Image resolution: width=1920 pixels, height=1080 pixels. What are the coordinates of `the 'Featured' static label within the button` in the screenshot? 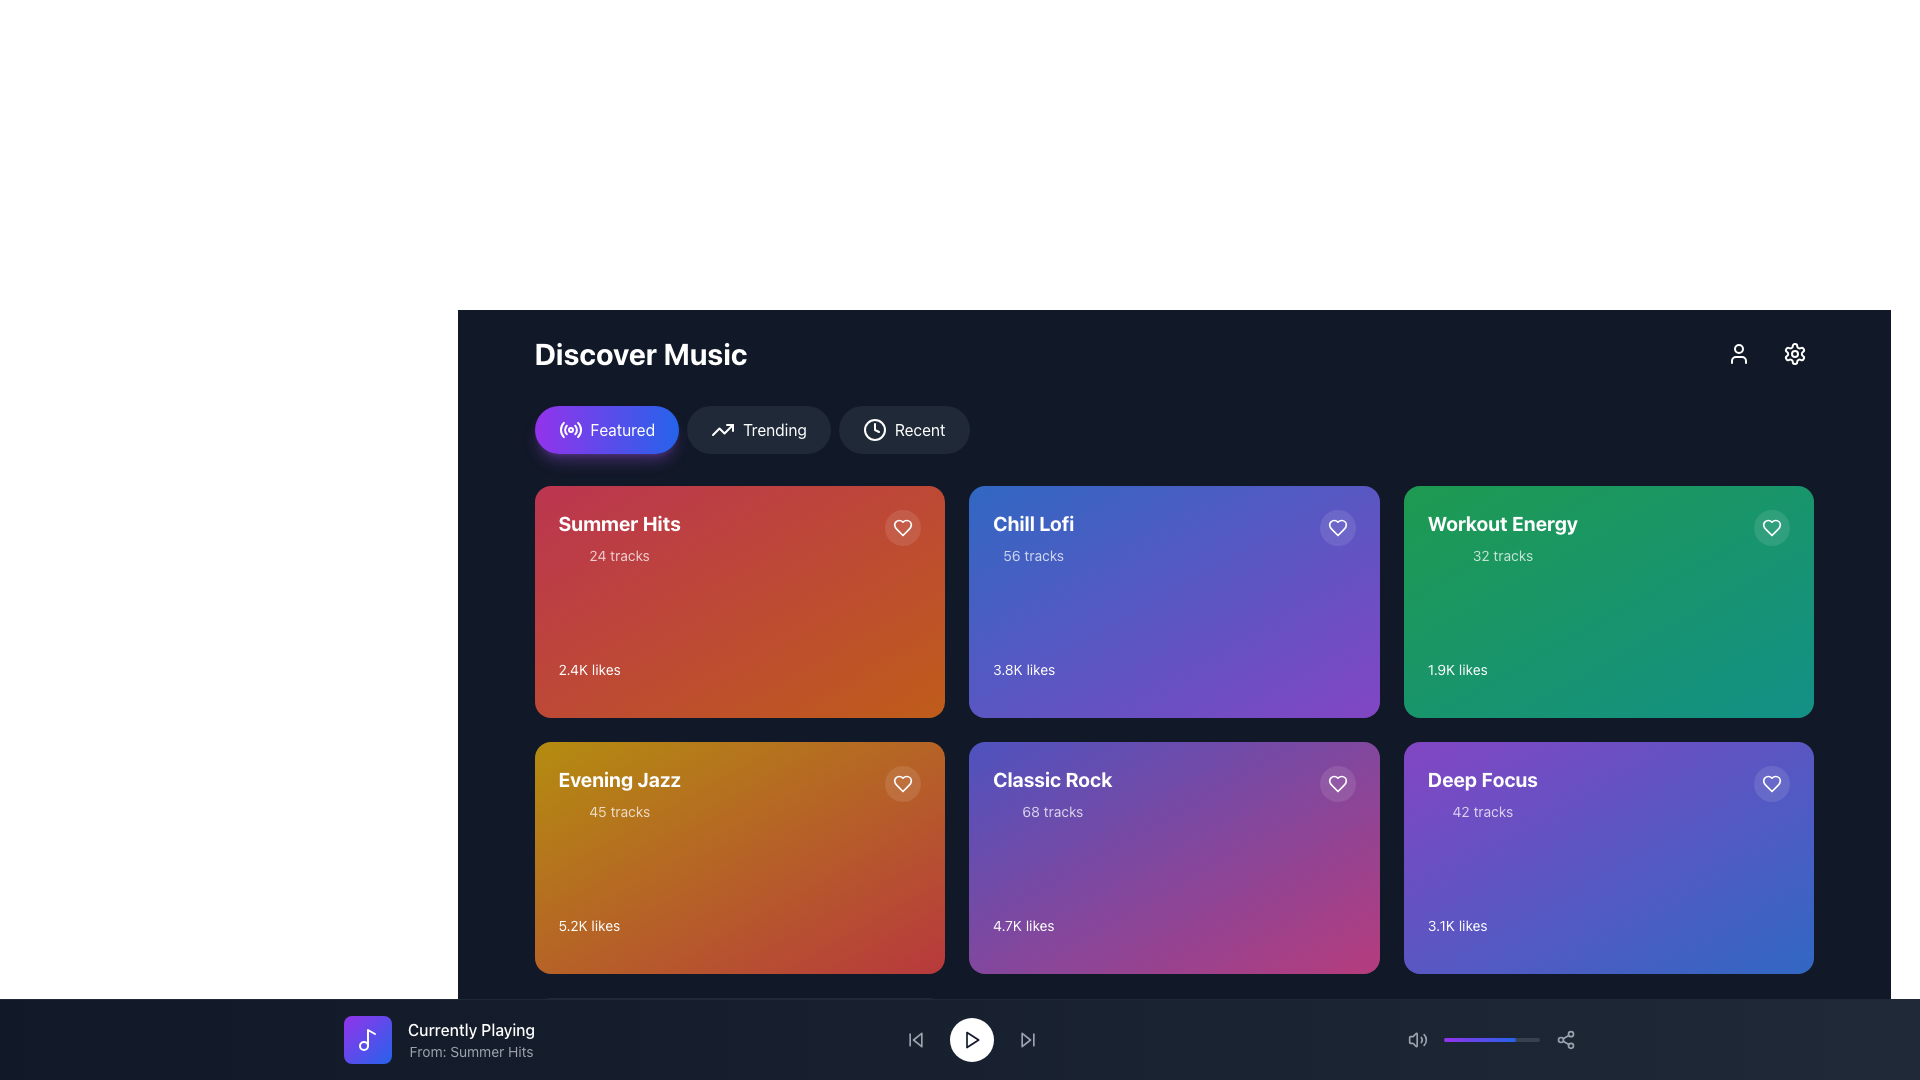 It's located at (621, 428).